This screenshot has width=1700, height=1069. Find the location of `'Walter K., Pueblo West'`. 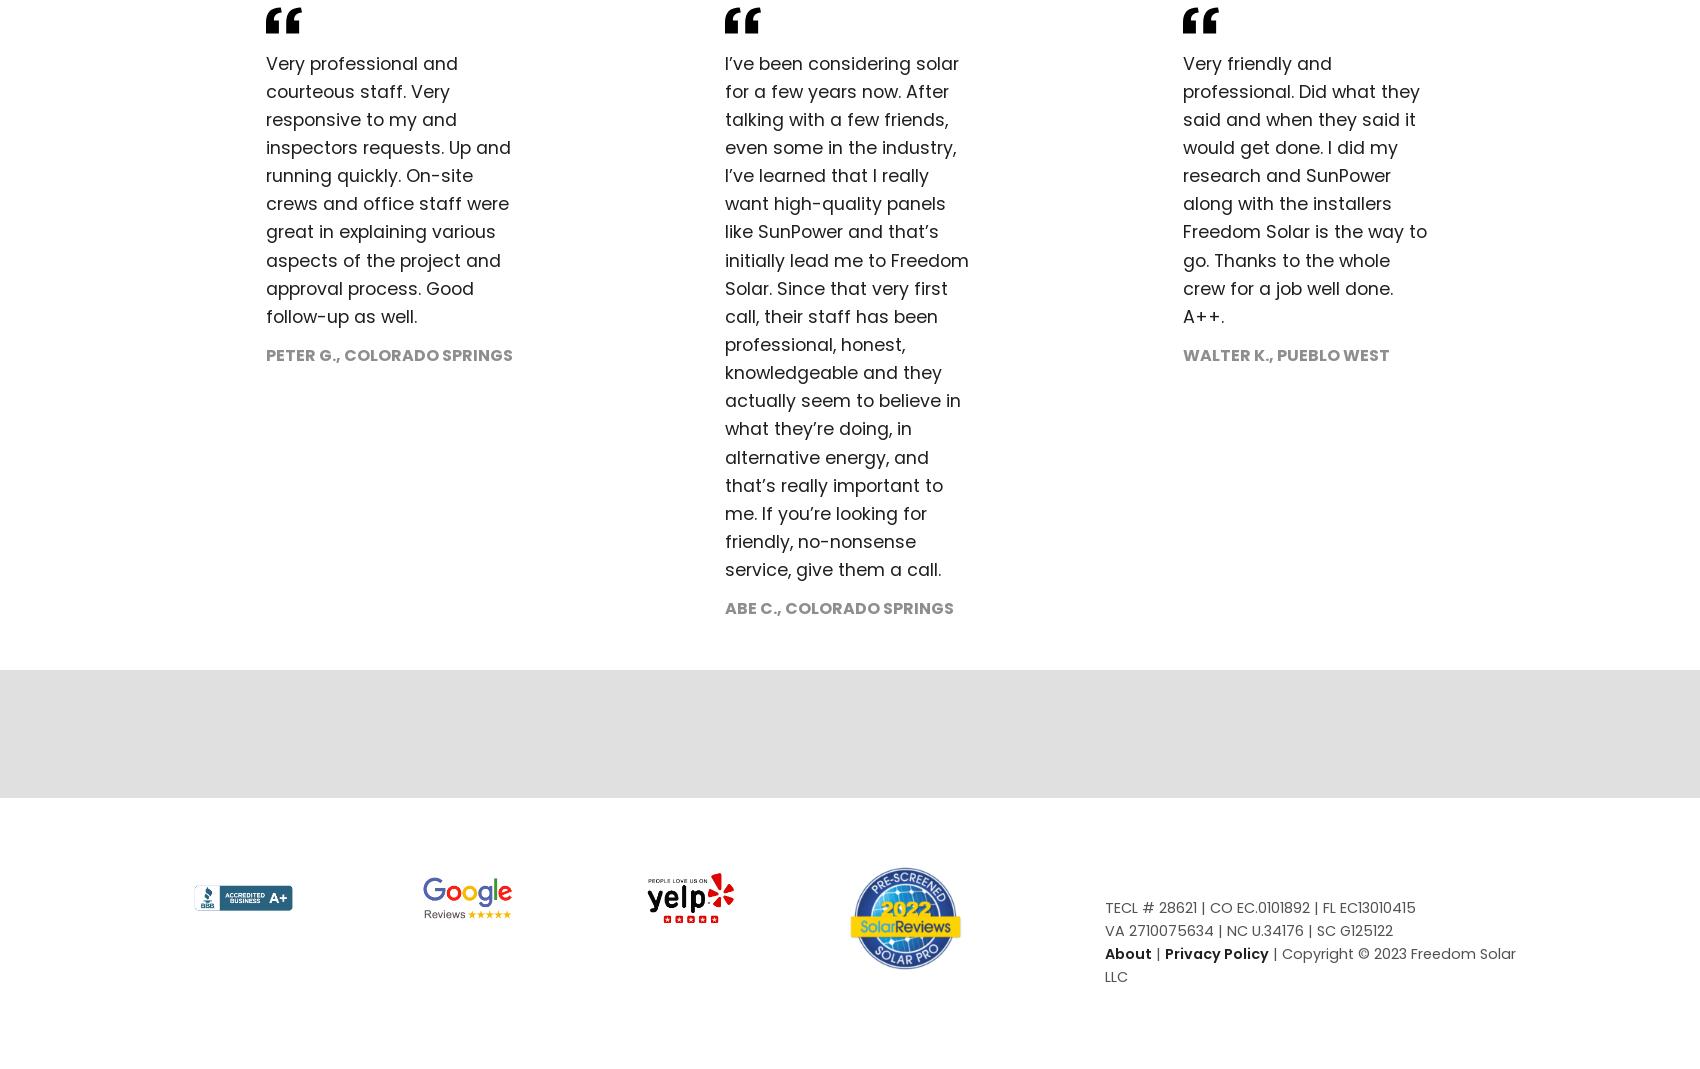

'Walter K., Pueblo West' is located at coordinates (1286, 355).